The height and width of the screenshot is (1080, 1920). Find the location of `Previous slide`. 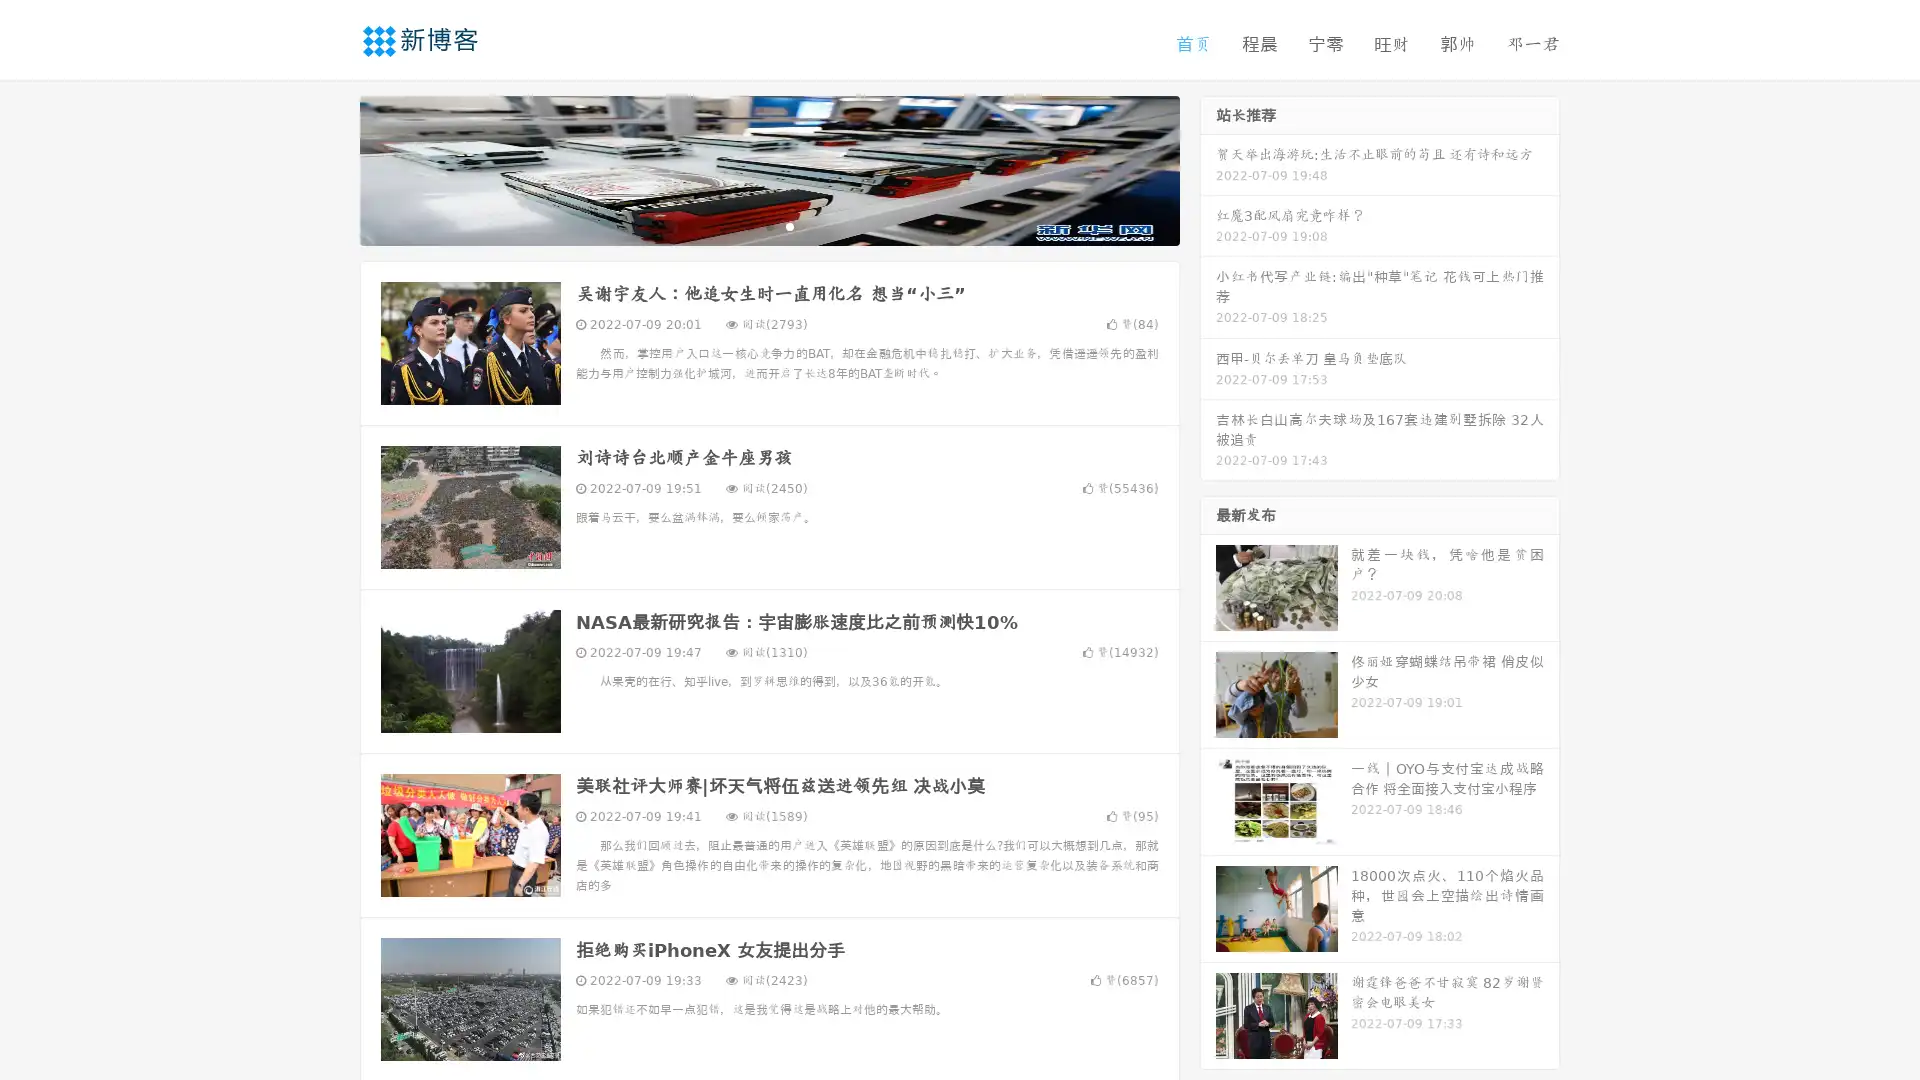

Previous slide is located at coordinates (330, 168).